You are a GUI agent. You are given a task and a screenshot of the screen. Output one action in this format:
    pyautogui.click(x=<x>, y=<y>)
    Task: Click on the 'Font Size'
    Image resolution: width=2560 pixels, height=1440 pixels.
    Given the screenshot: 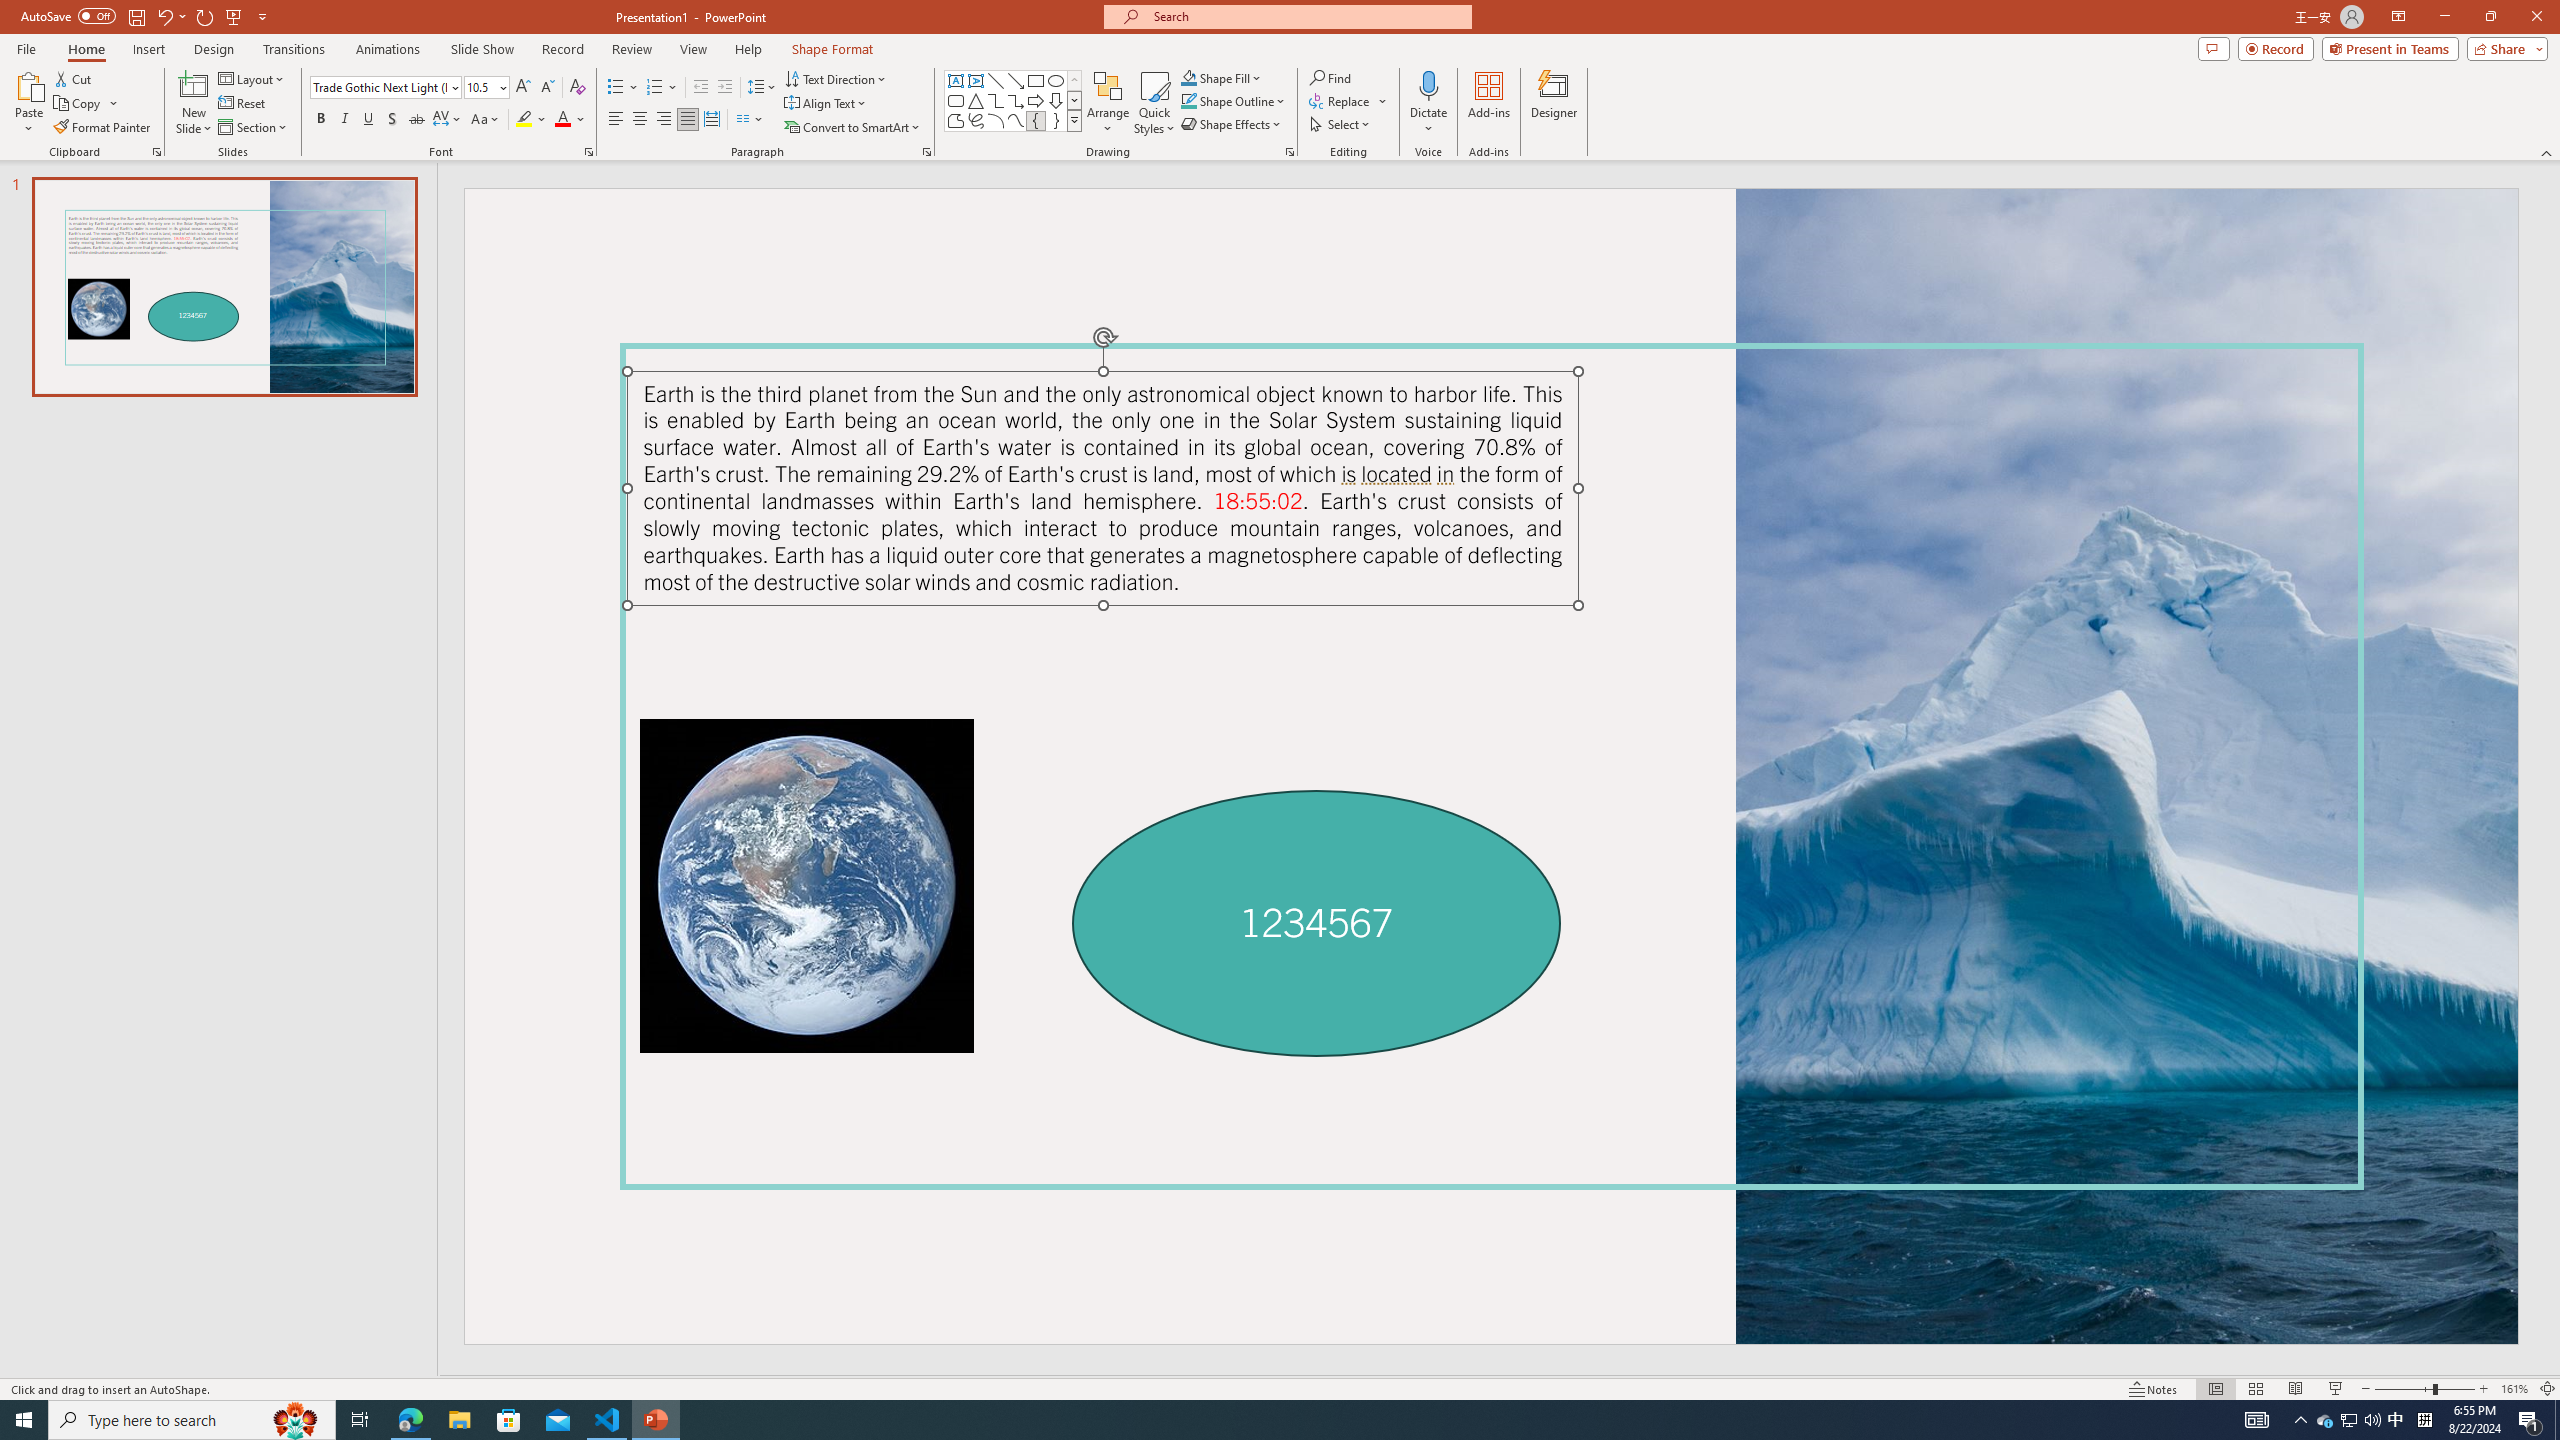 What is the action you would take?
    pyautogui.click(x=481, y=87)
    